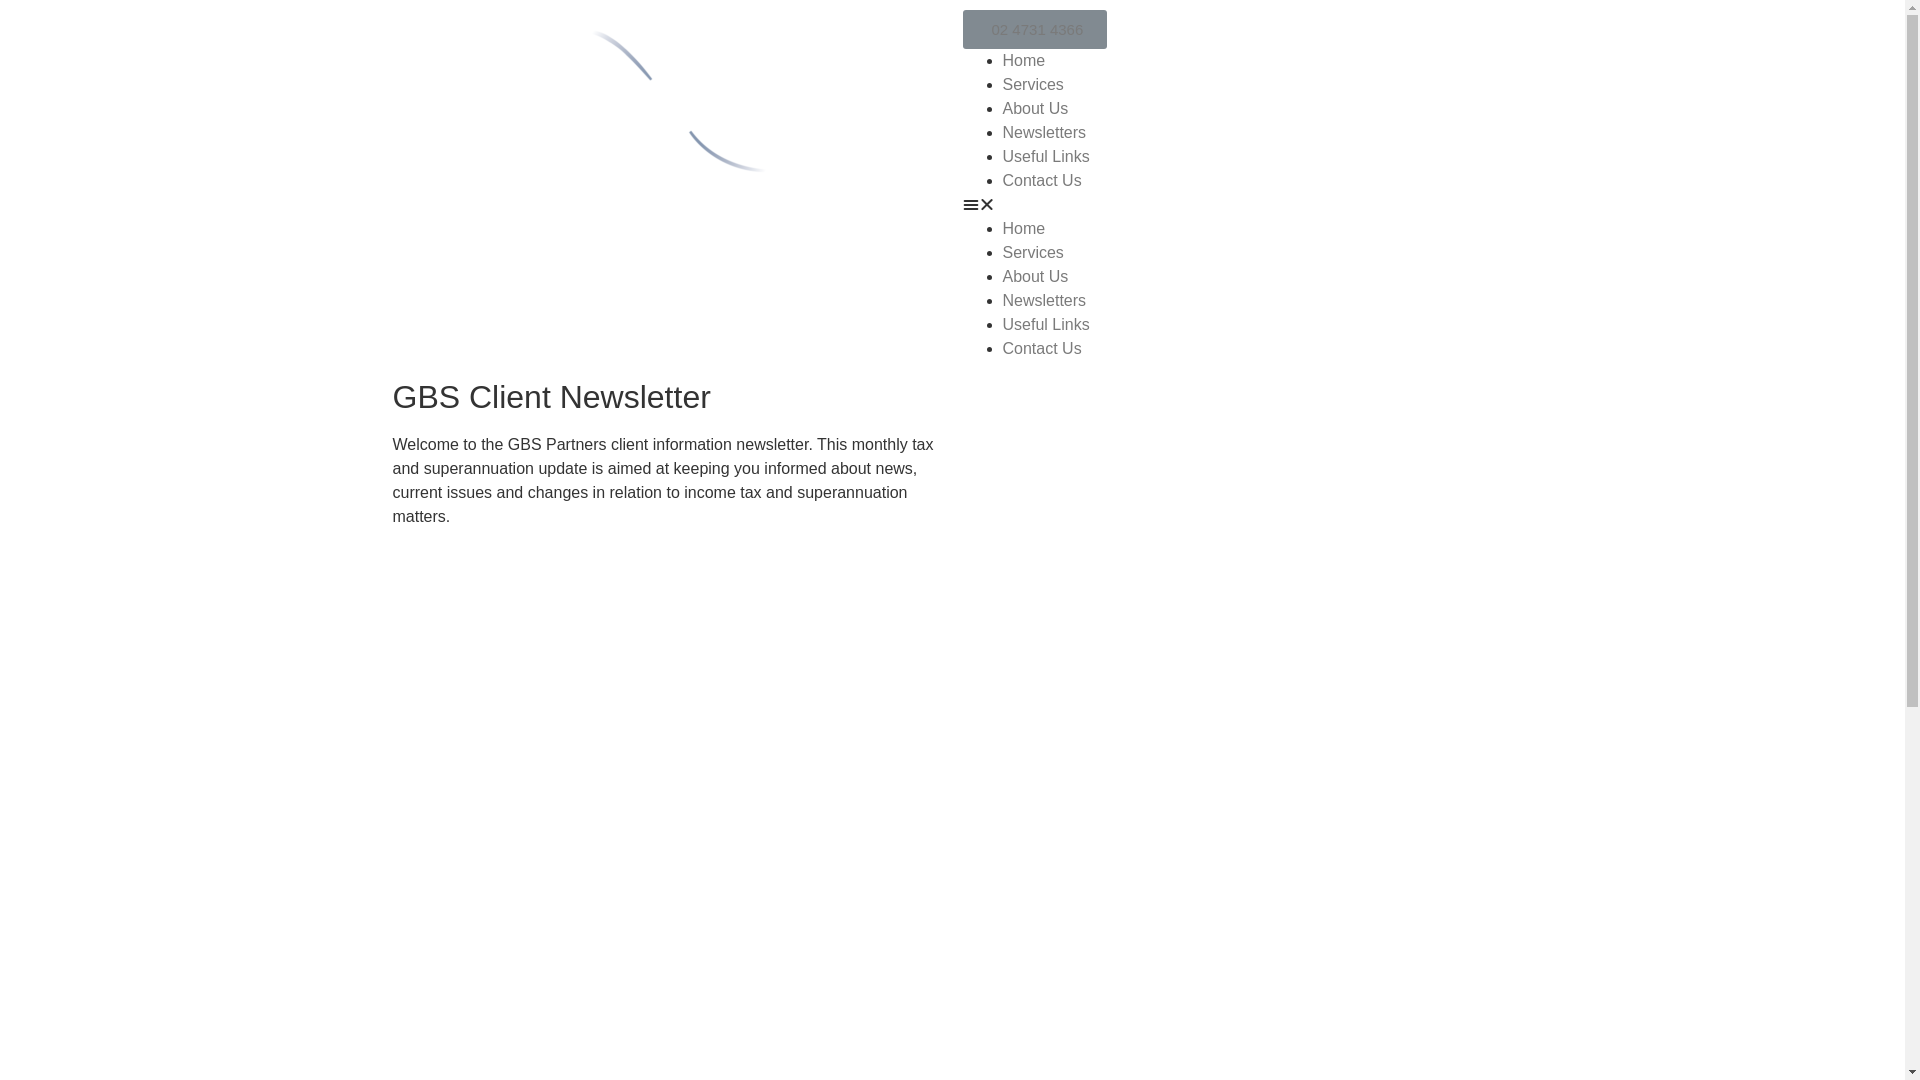 This screenshot has width=1920, height=1080. What do you see at coordinates (1034, 29) in the screenshot?
I see `'02 4731 4366'` at bounding box center [1034, 29].